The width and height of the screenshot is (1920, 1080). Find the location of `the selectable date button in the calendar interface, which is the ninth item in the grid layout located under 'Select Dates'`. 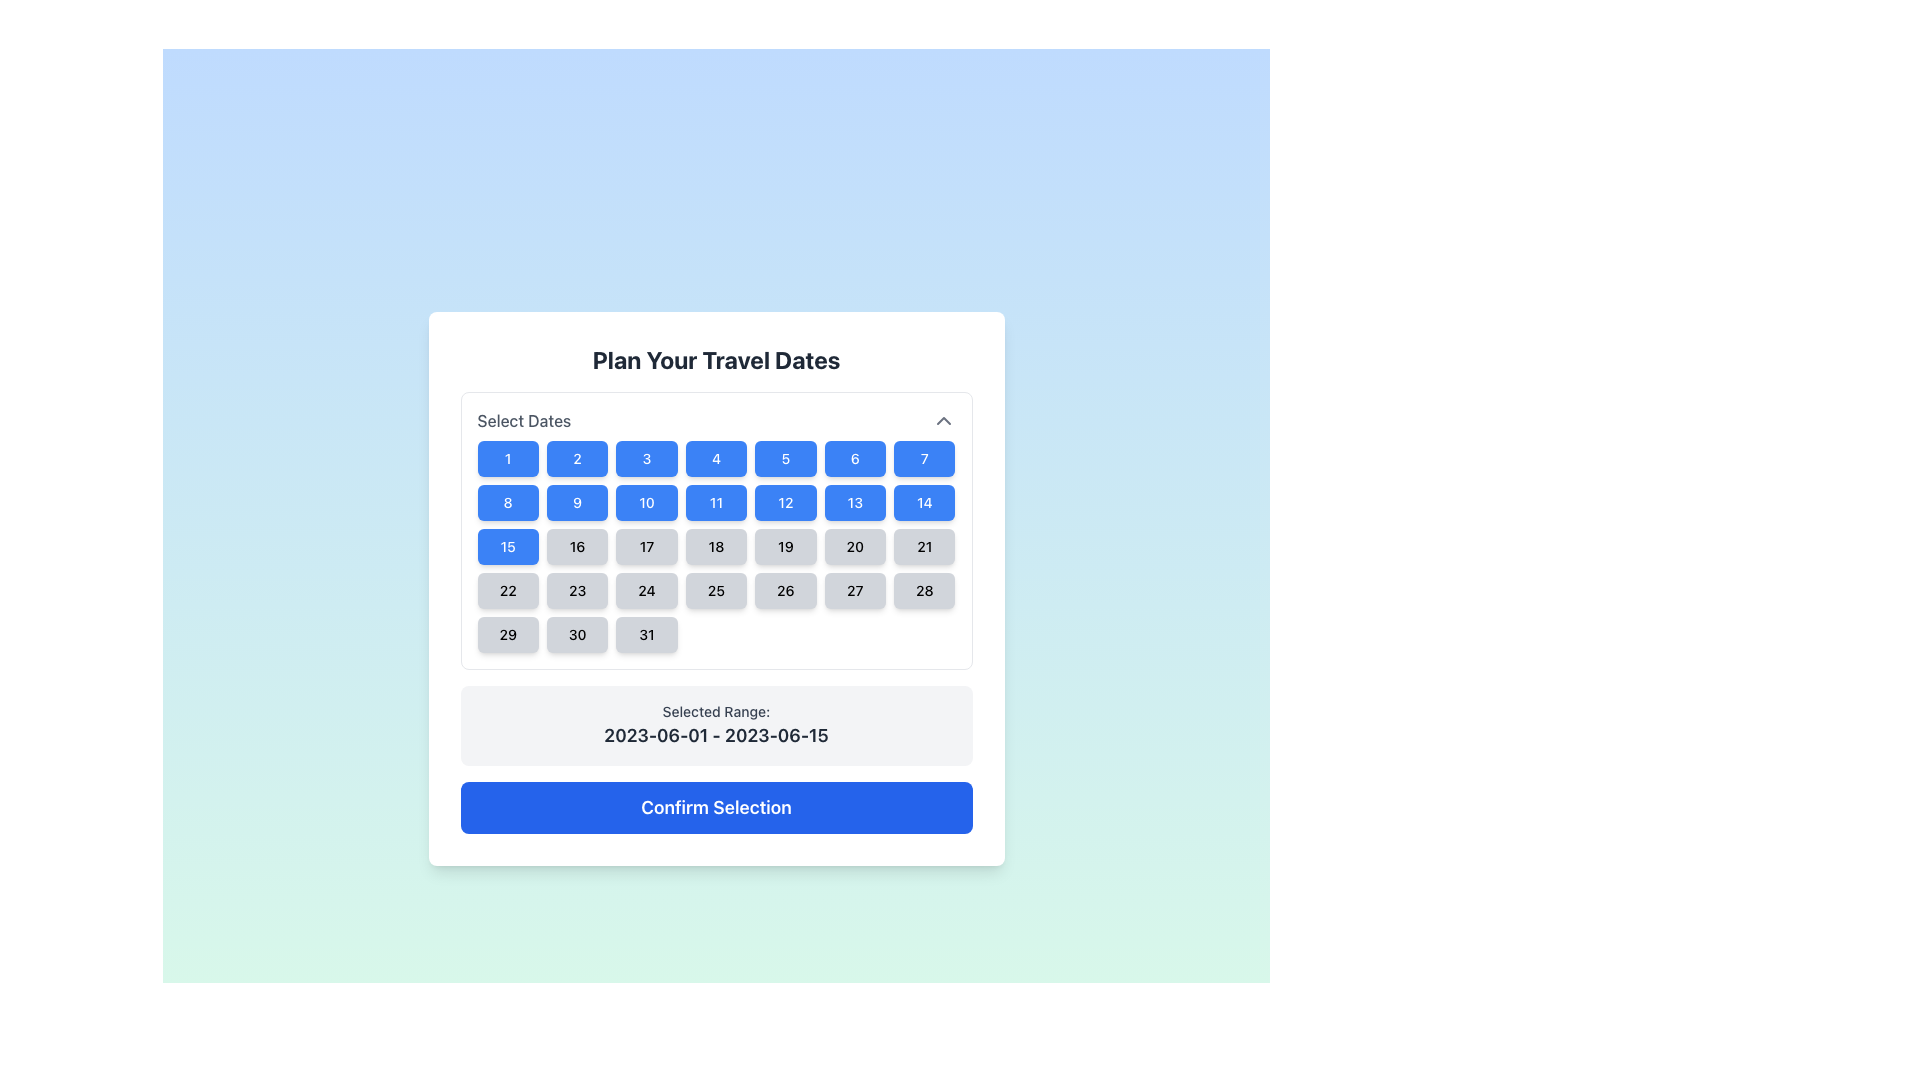

the selectable date button in the calendar interface, which is the ninth item in the grid layout located under 'Select Dates' is located at coordinates (576, 501).